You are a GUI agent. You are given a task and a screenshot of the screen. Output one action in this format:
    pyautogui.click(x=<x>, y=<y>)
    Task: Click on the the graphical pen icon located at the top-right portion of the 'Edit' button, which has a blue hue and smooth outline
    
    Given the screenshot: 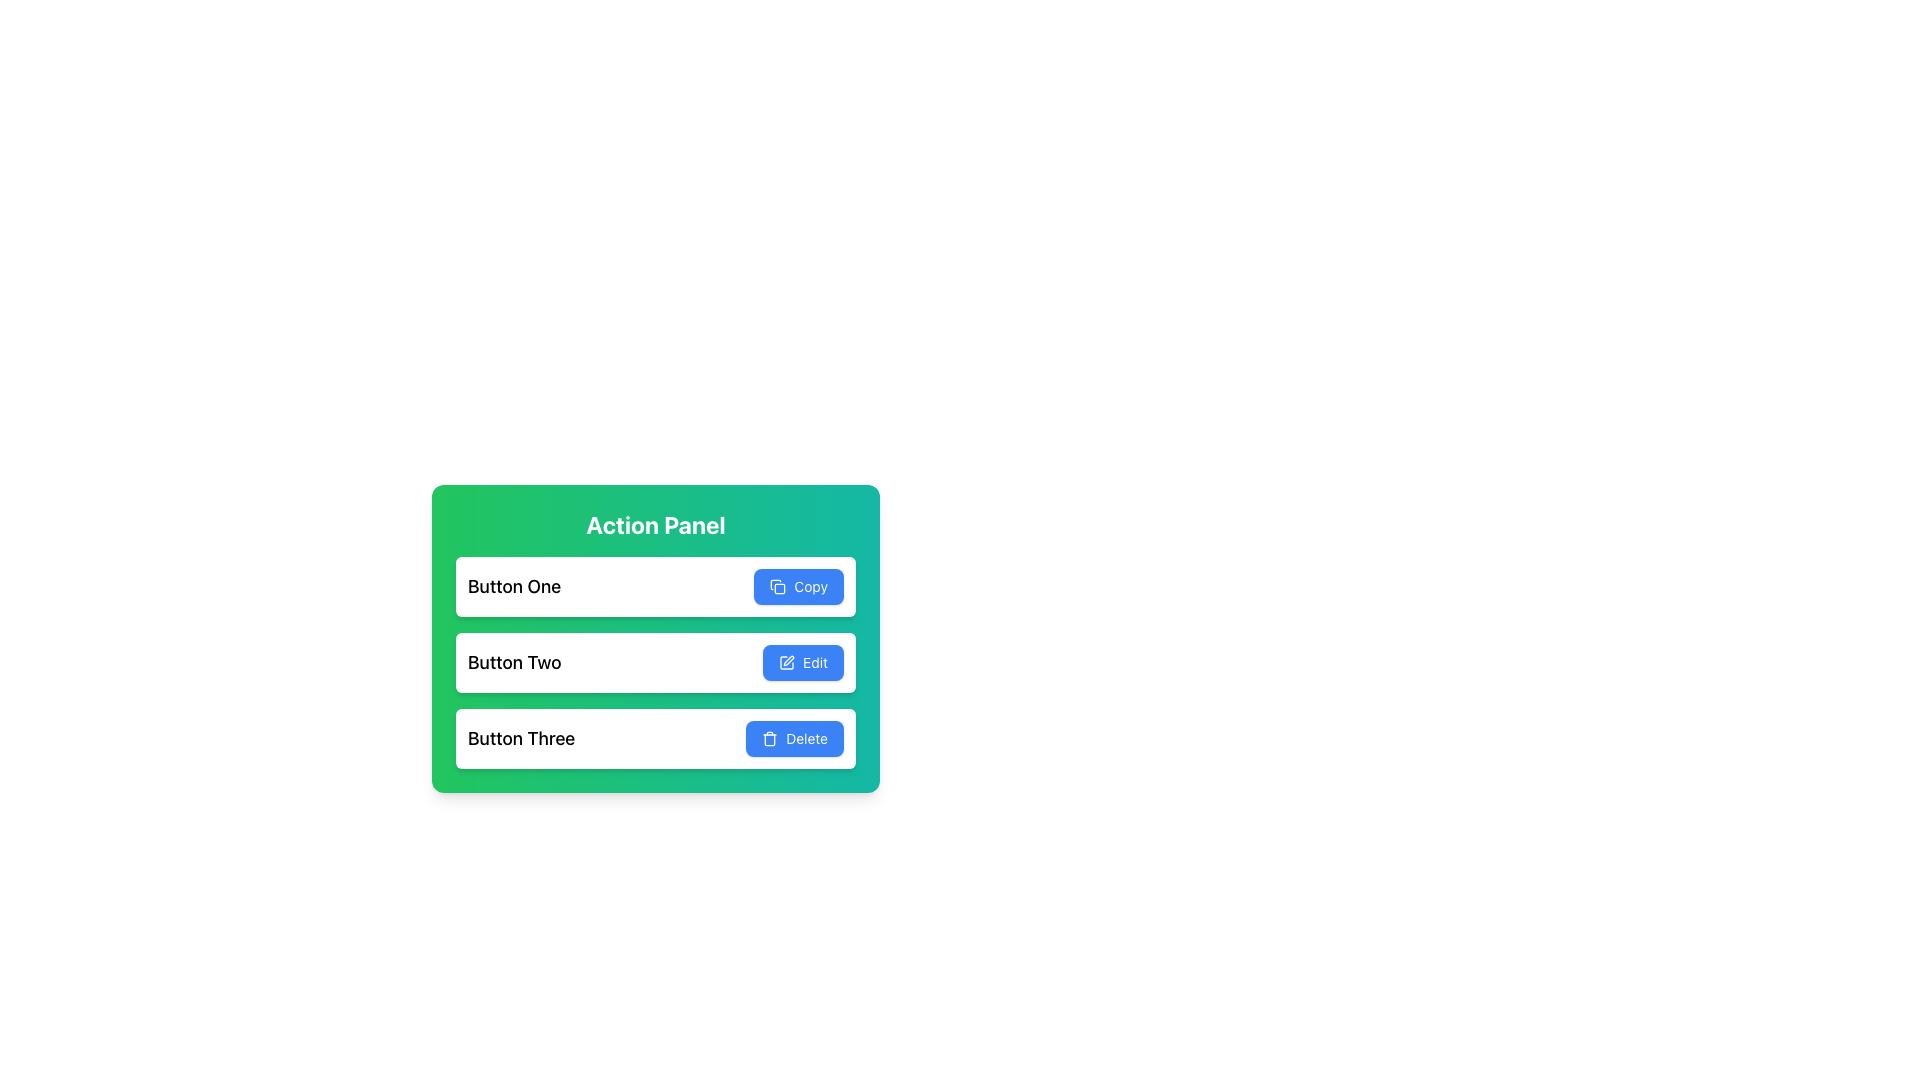 What is the action you would take?
    pyautogui.click(x=788, y=660)
    